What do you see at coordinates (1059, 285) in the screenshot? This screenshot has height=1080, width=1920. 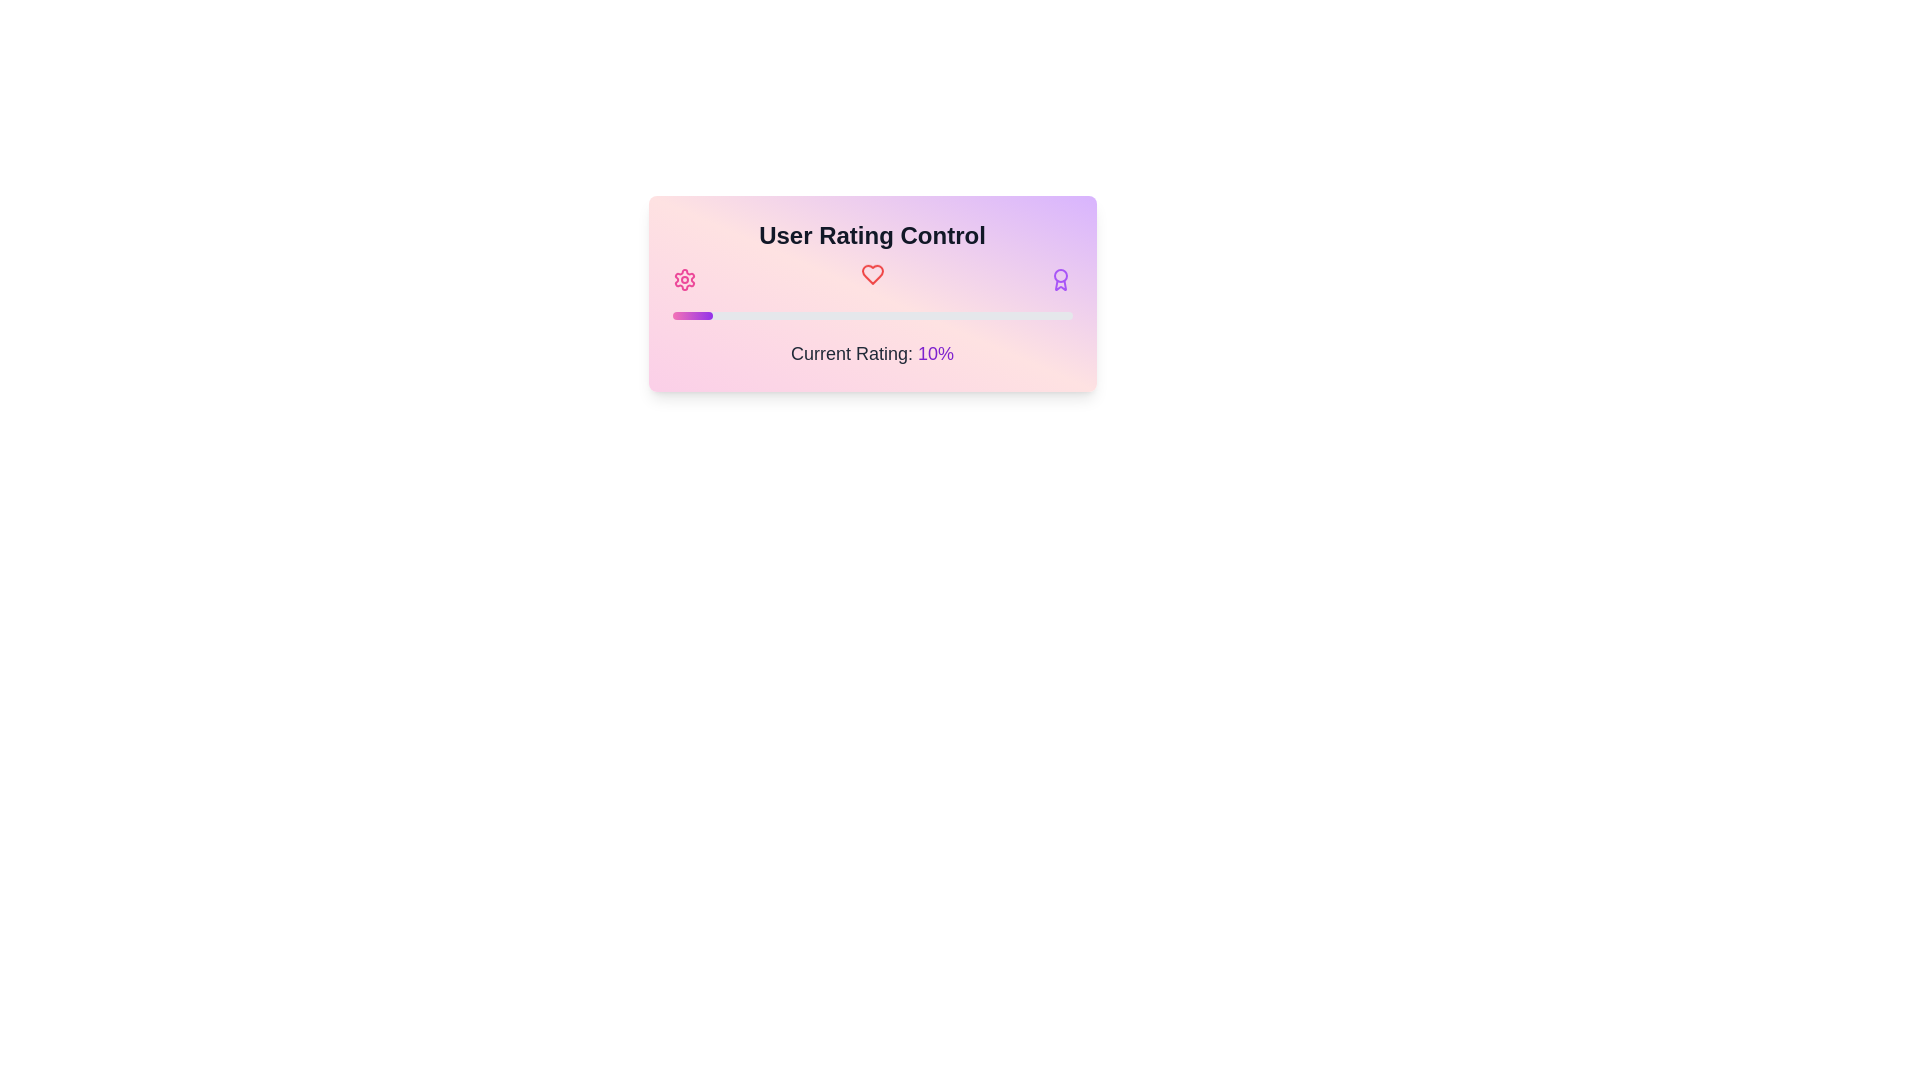 I see `the award-like icon located on the right-hand side of the main circular element` at bounding box center [1059, 285].